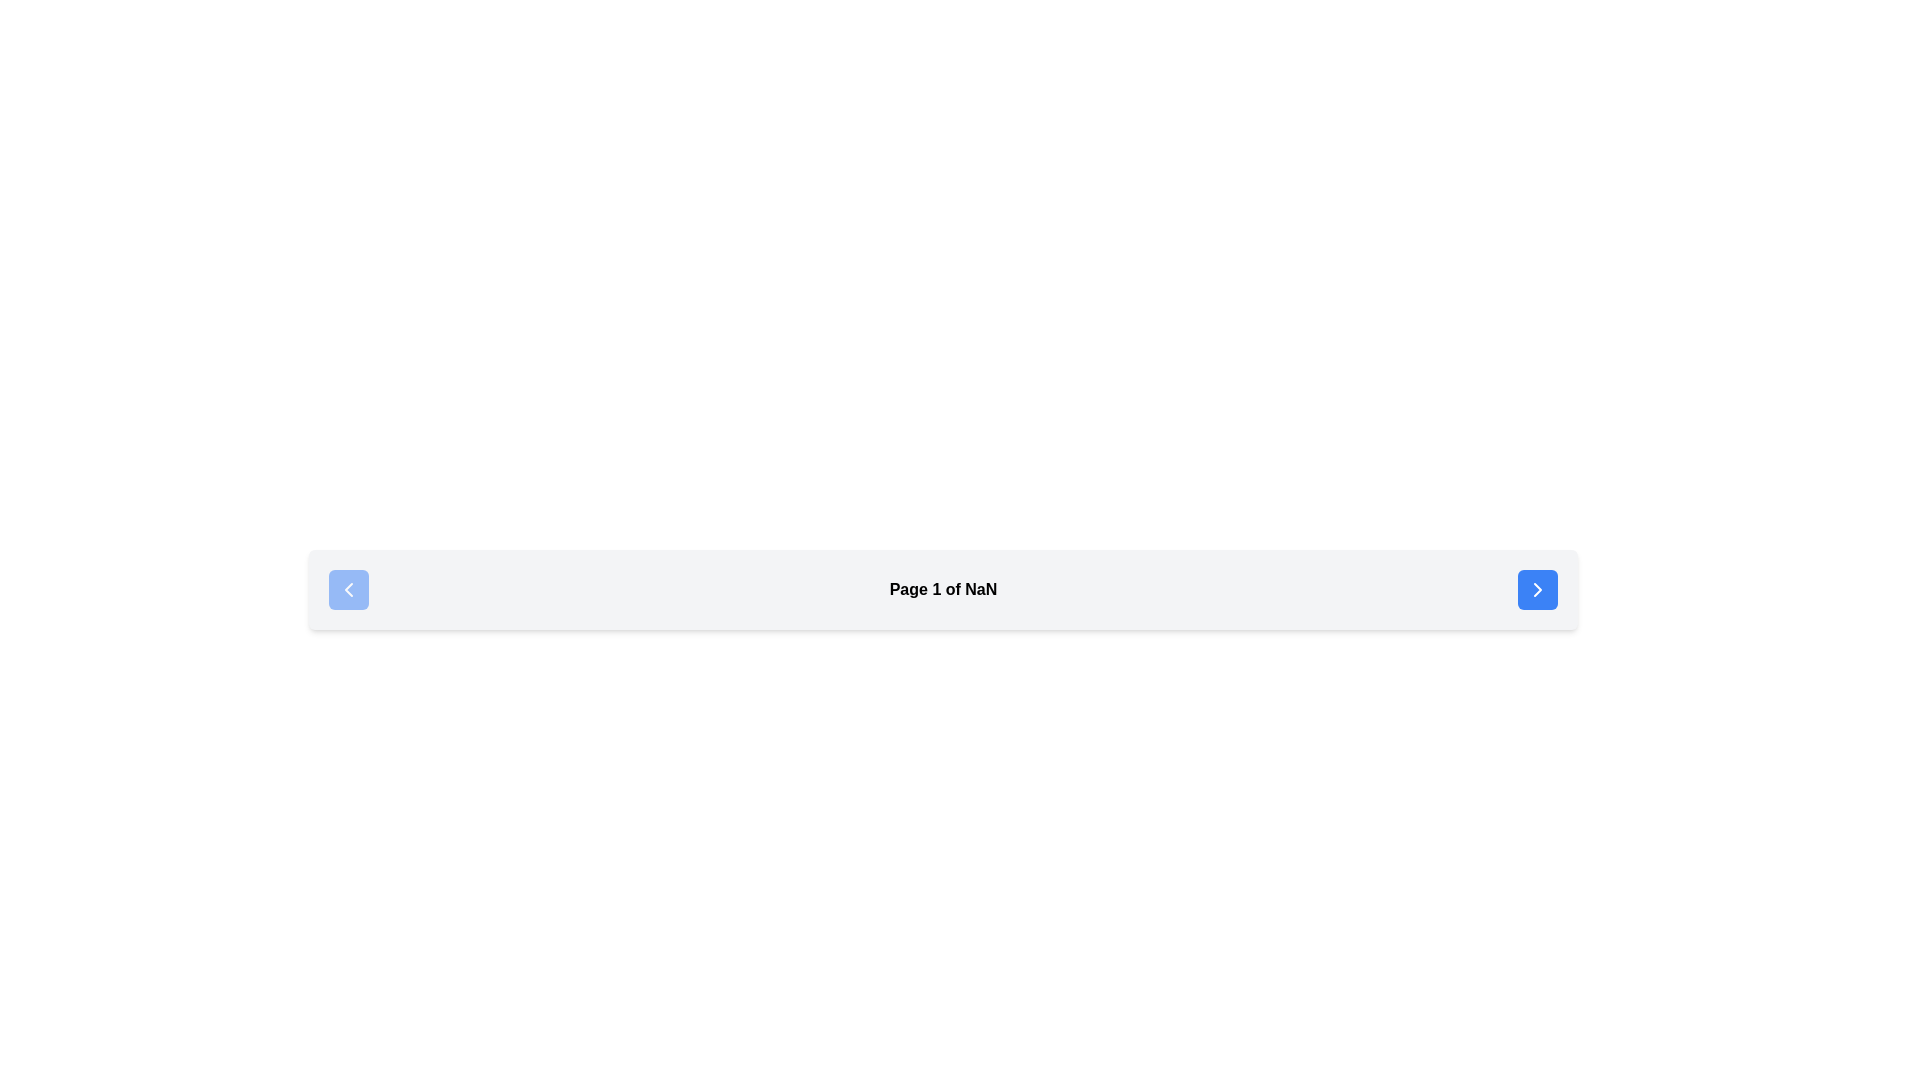 Image resolution: width=1920 pixels, height=1080 pixels. I want to click on the right navigation arrow icon located within the blue square button on the far right of the horizontal navigation bar using keyboard navigation, so click(1536, 589).